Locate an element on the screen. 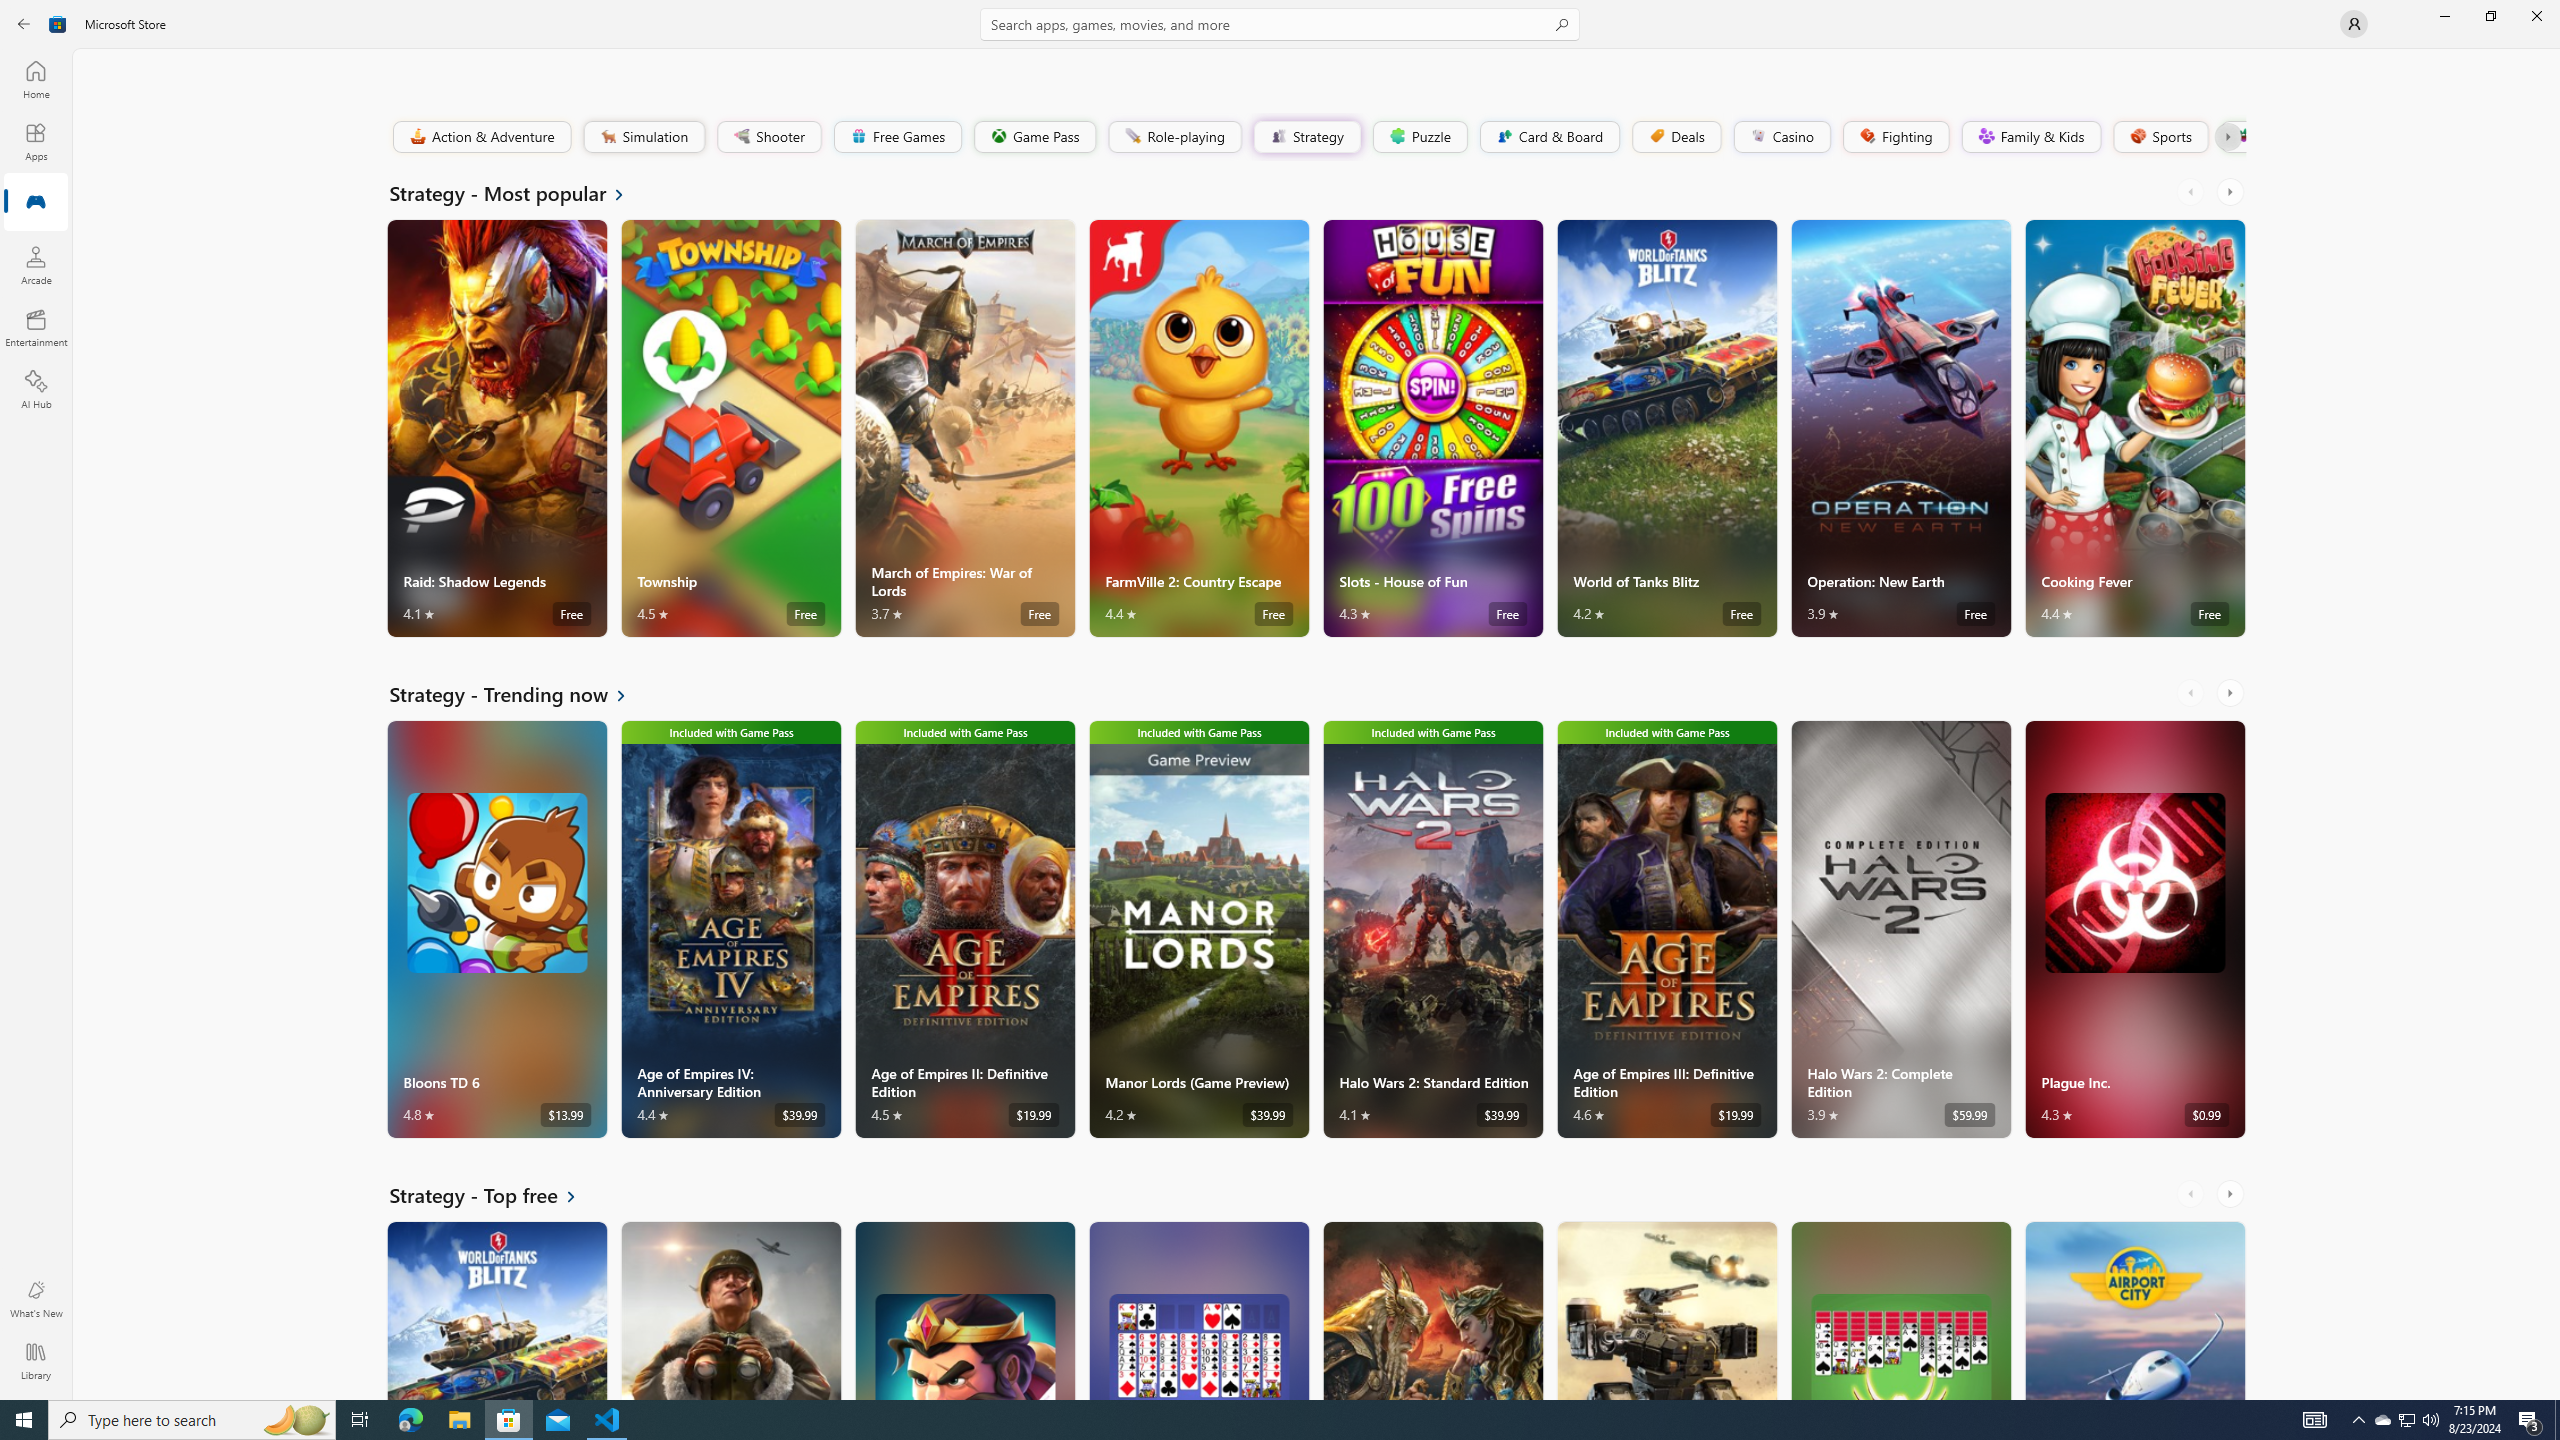  'Family & Kids' is located at coordinates (2030, 135).